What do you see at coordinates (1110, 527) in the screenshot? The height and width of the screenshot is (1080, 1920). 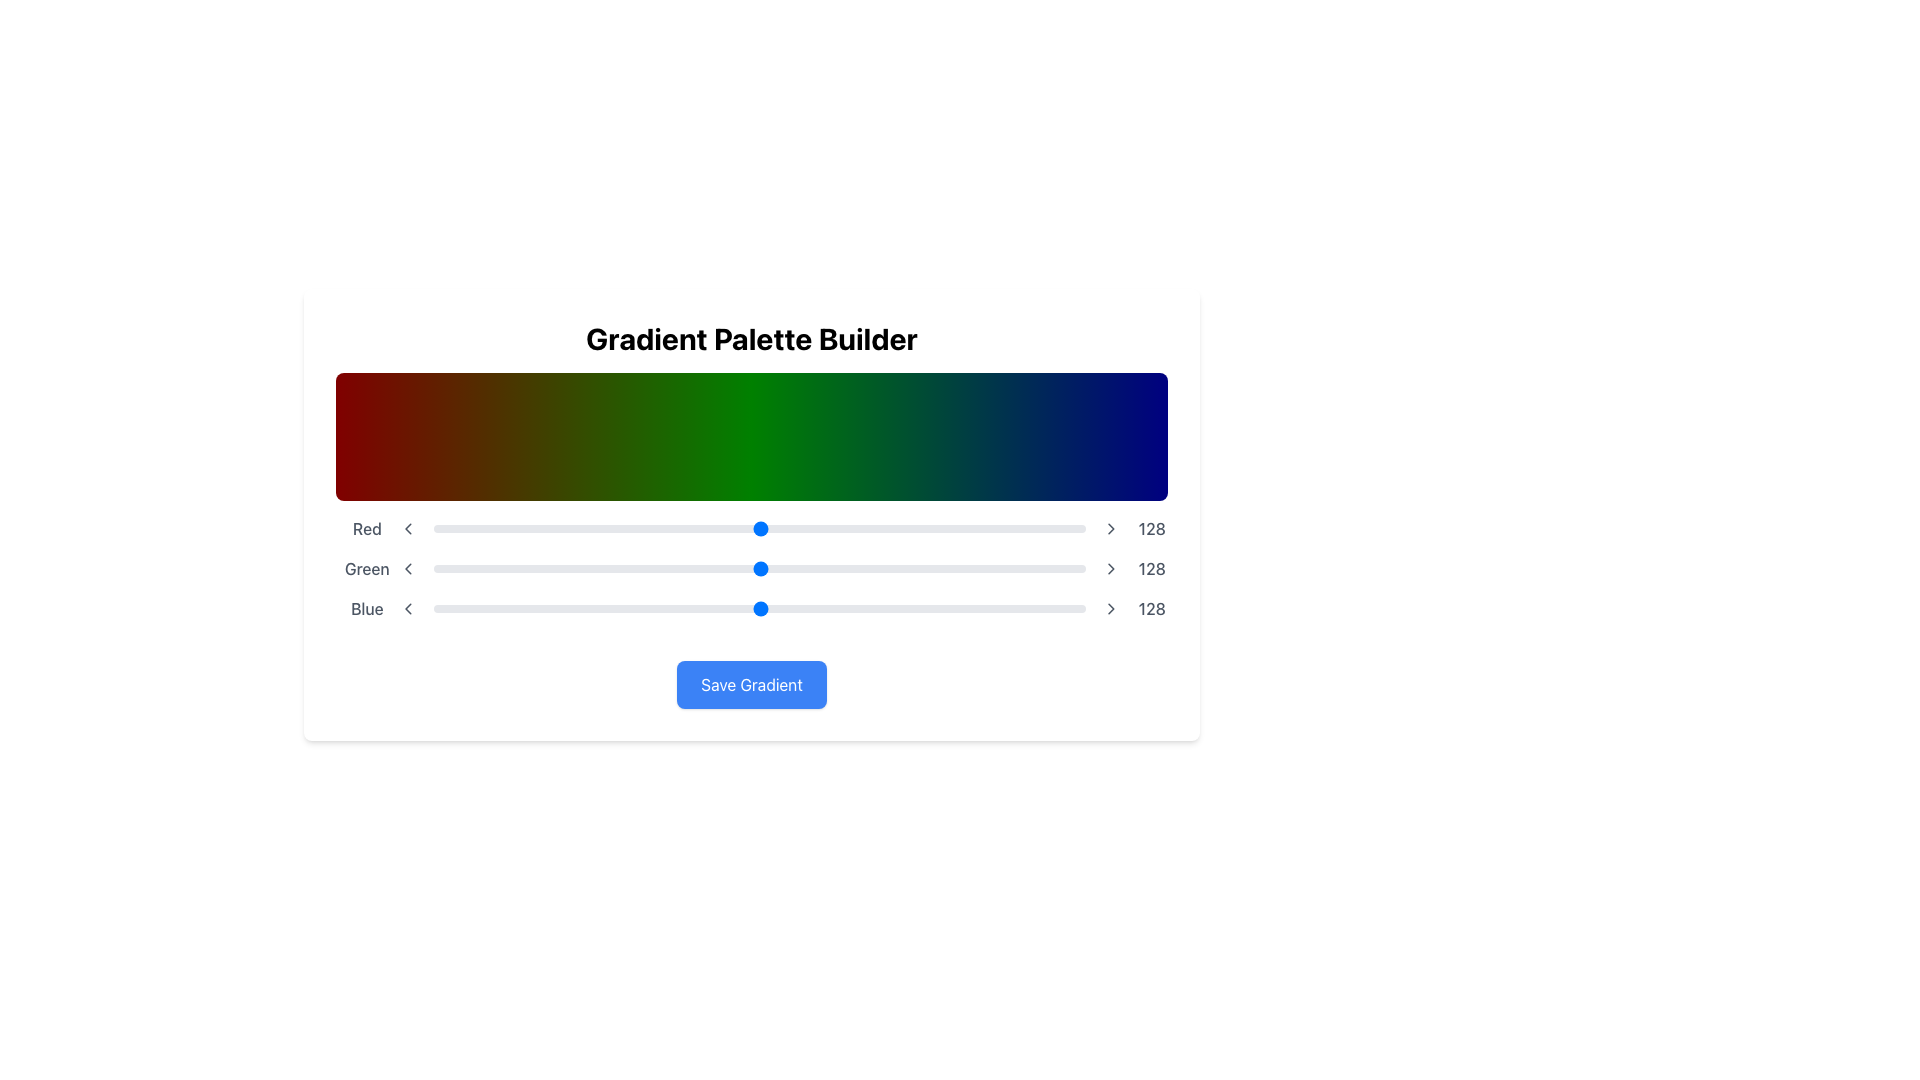 I see `the icon located at the far right of the 'Red' section to increment the value related to the slider` at bounding box center [1110, 527].